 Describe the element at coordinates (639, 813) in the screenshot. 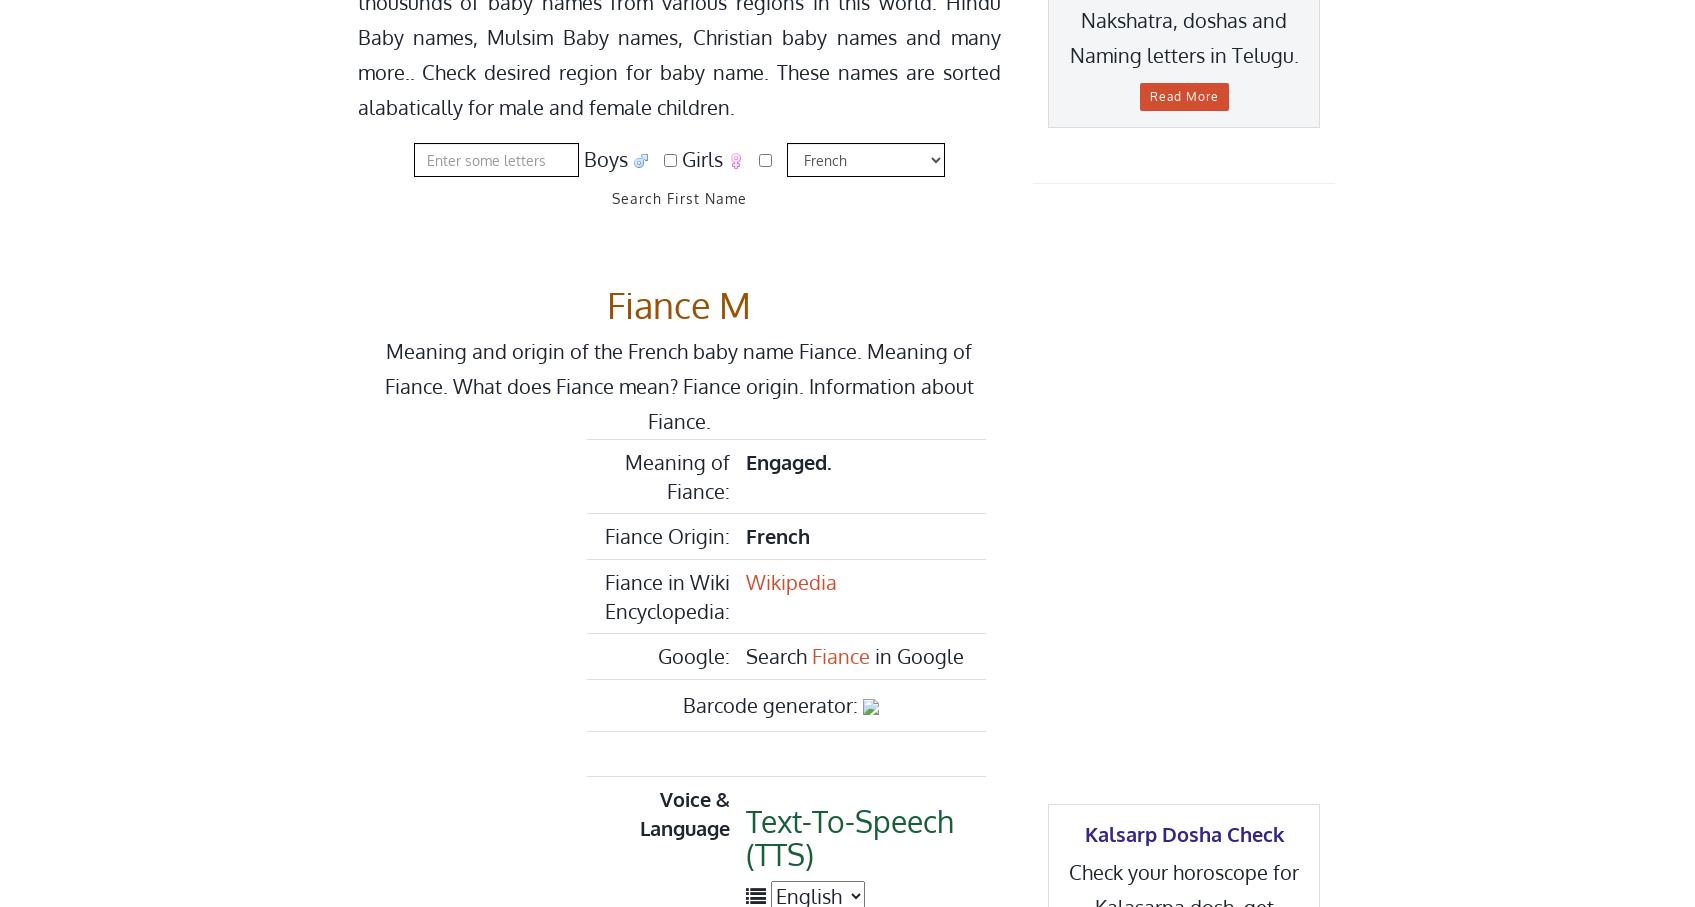

I see `'Voice & Language'` at that location.